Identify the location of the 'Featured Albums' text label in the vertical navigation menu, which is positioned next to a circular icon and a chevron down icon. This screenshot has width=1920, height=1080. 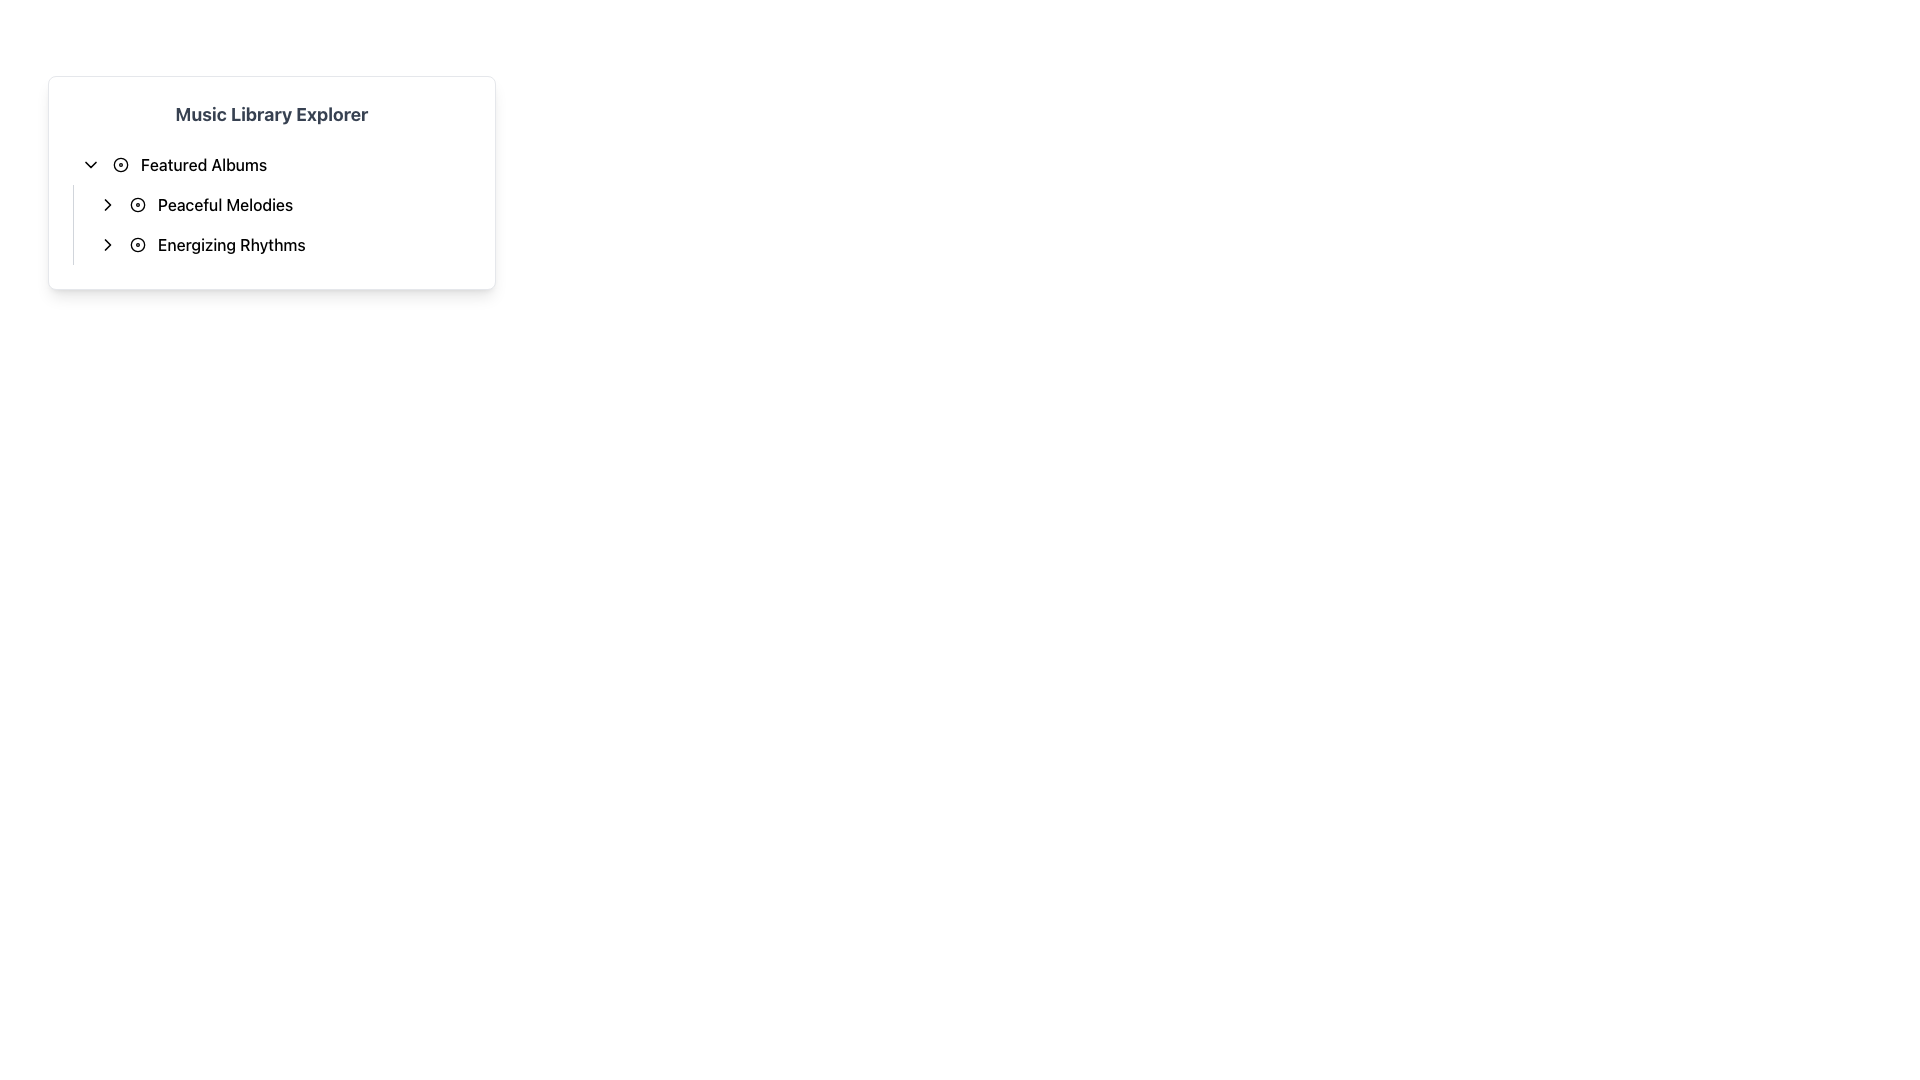
(204, 164).